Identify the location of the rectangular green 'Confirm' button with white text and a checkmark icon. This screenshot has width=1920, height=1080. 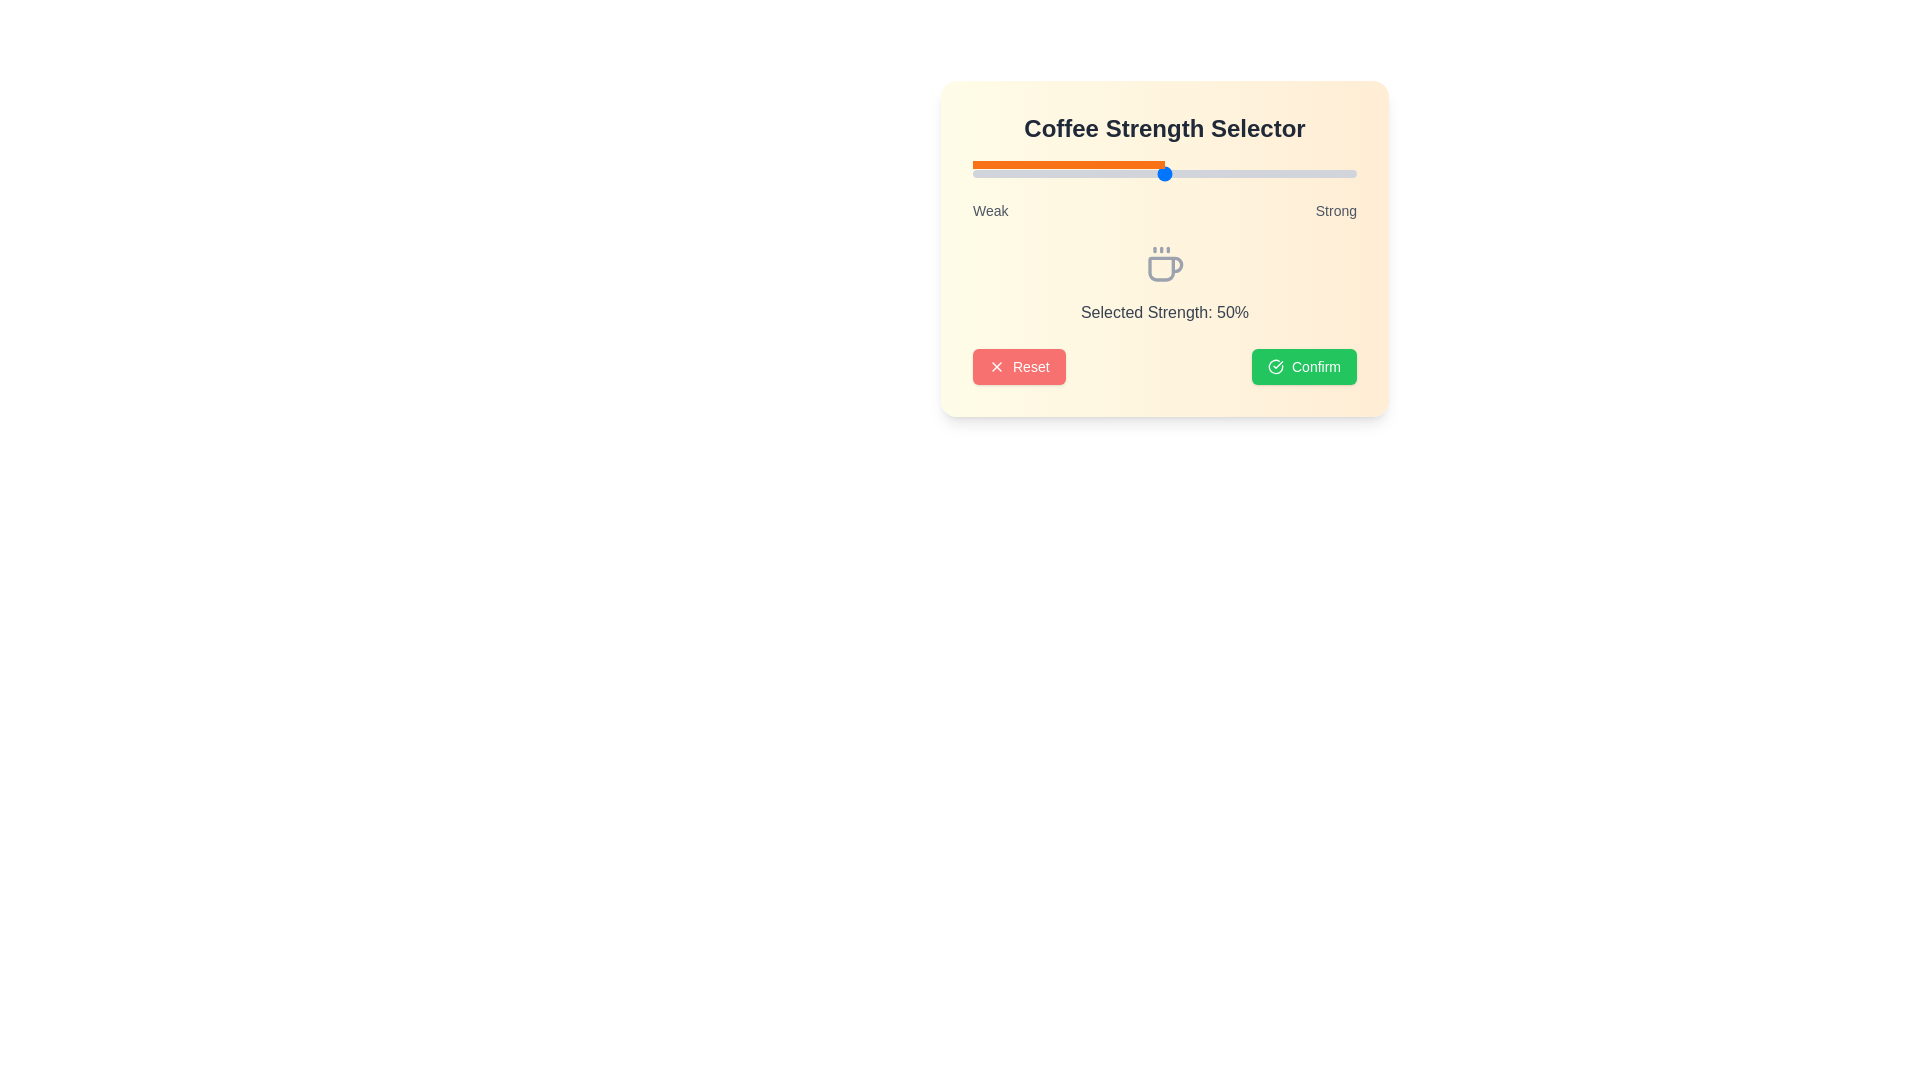
(1304, 366).